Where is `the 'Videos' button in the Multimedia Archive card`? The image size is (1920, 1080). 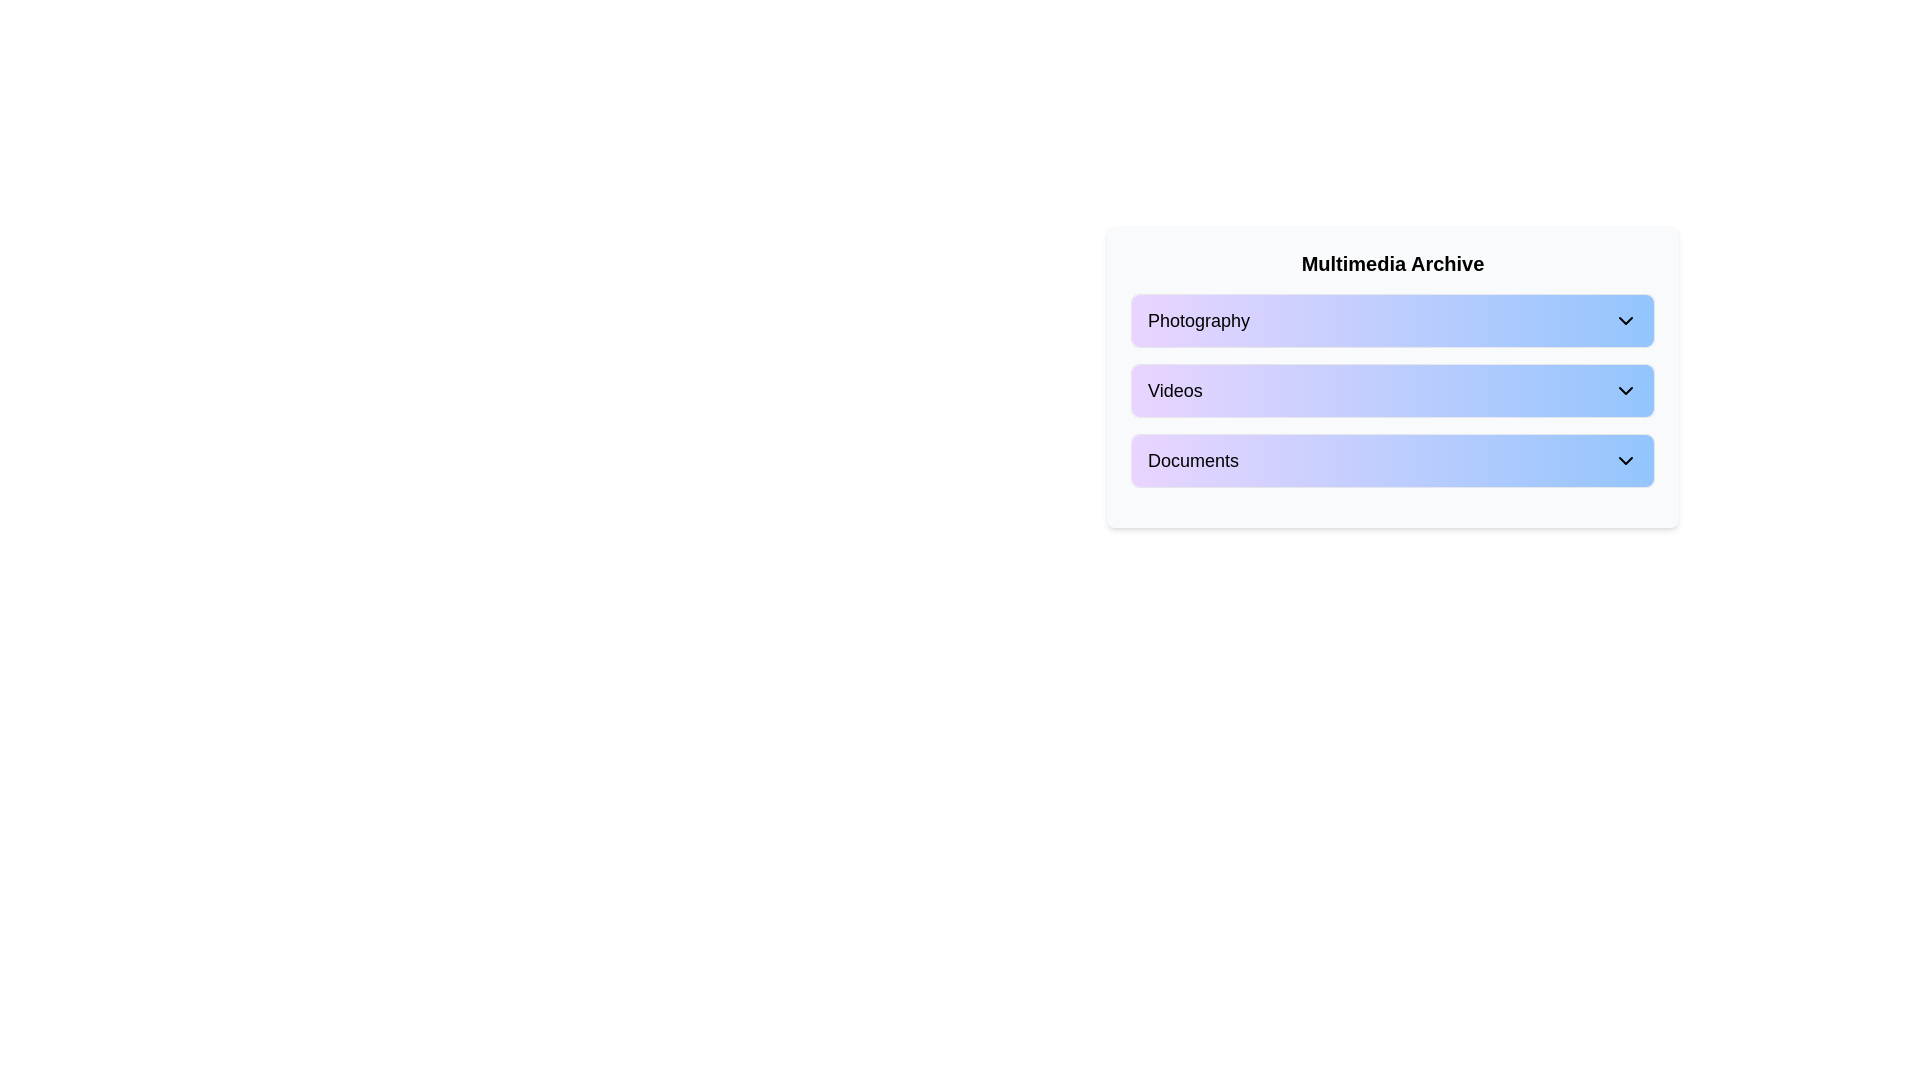 the 'Videos' button in the Multimedia Archive card is located at coordinates (1391, 380).